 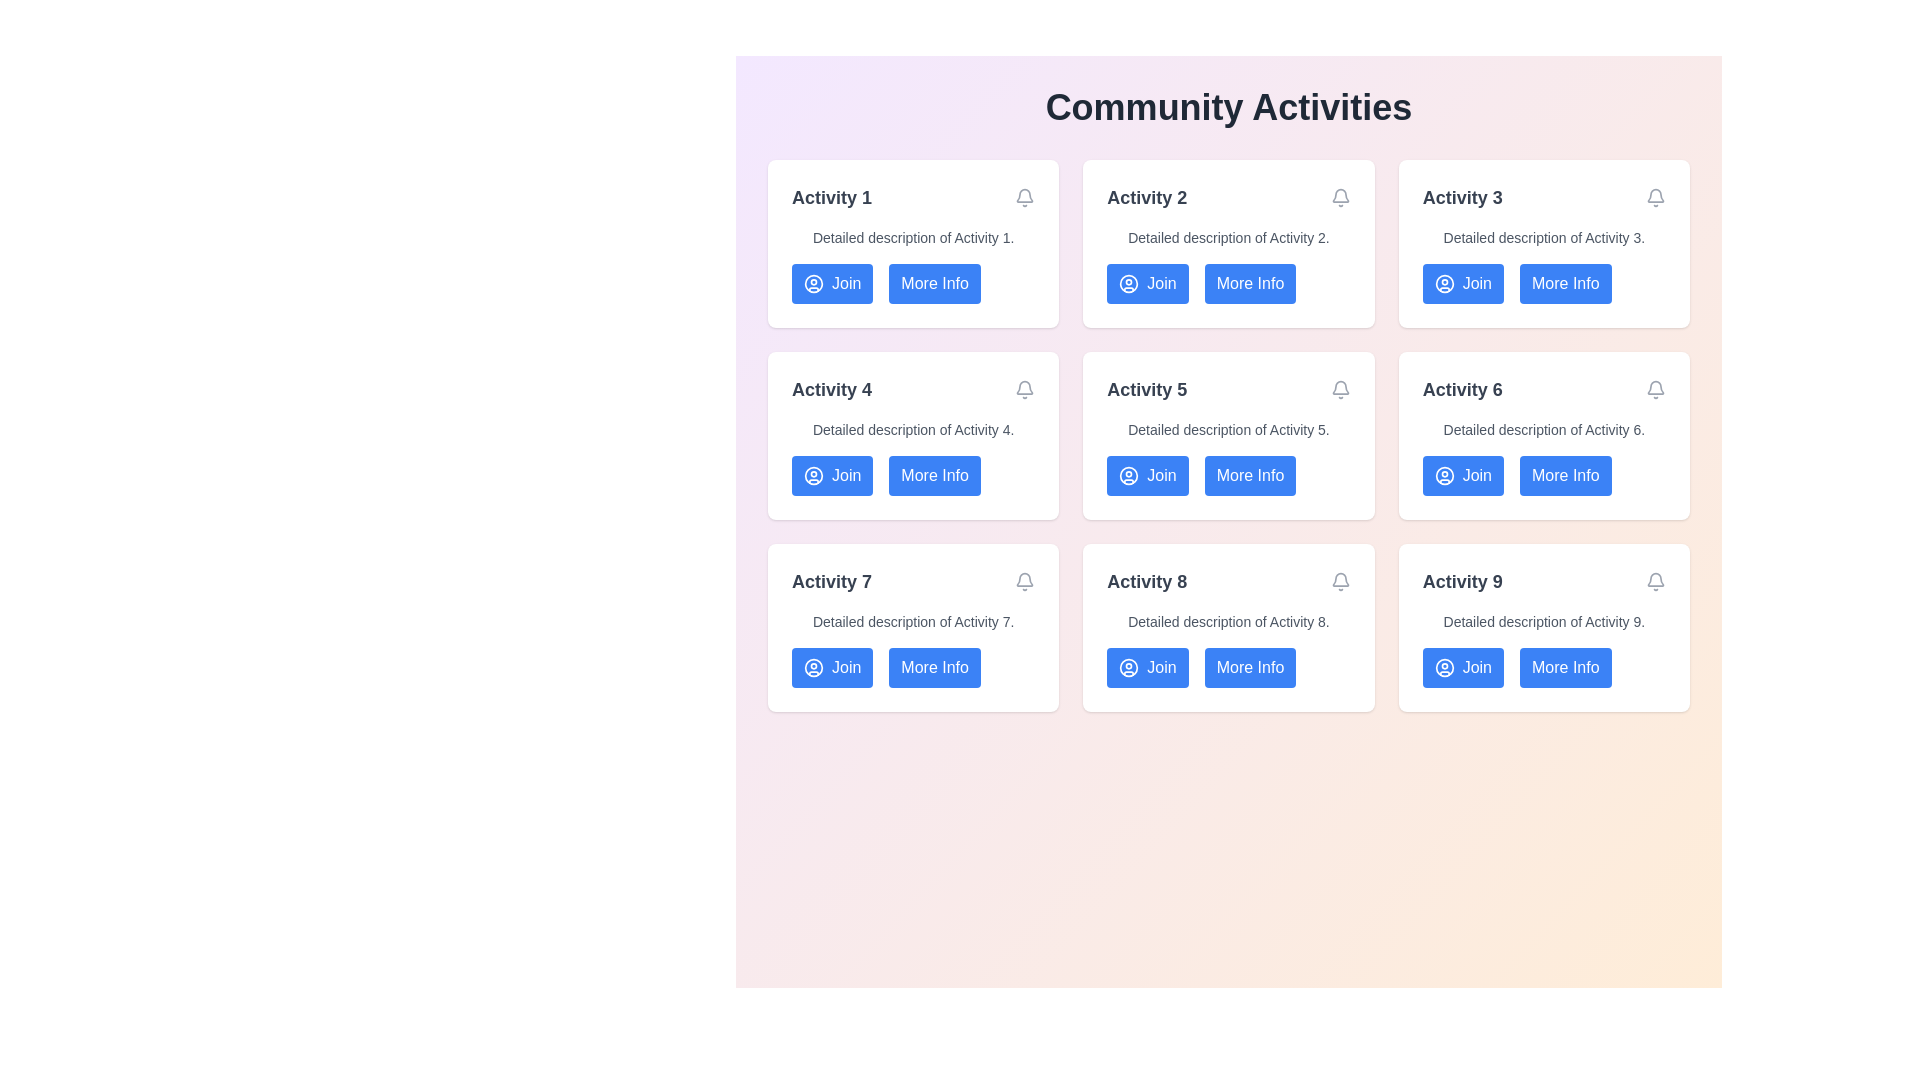 What do you see at coordinates (1129, 475) in the screenshot?
I see `the small user icon with a circular border located on the left side of the 'Join' button text within the 'Activity 5' card` at bounding box center [1129, 475].